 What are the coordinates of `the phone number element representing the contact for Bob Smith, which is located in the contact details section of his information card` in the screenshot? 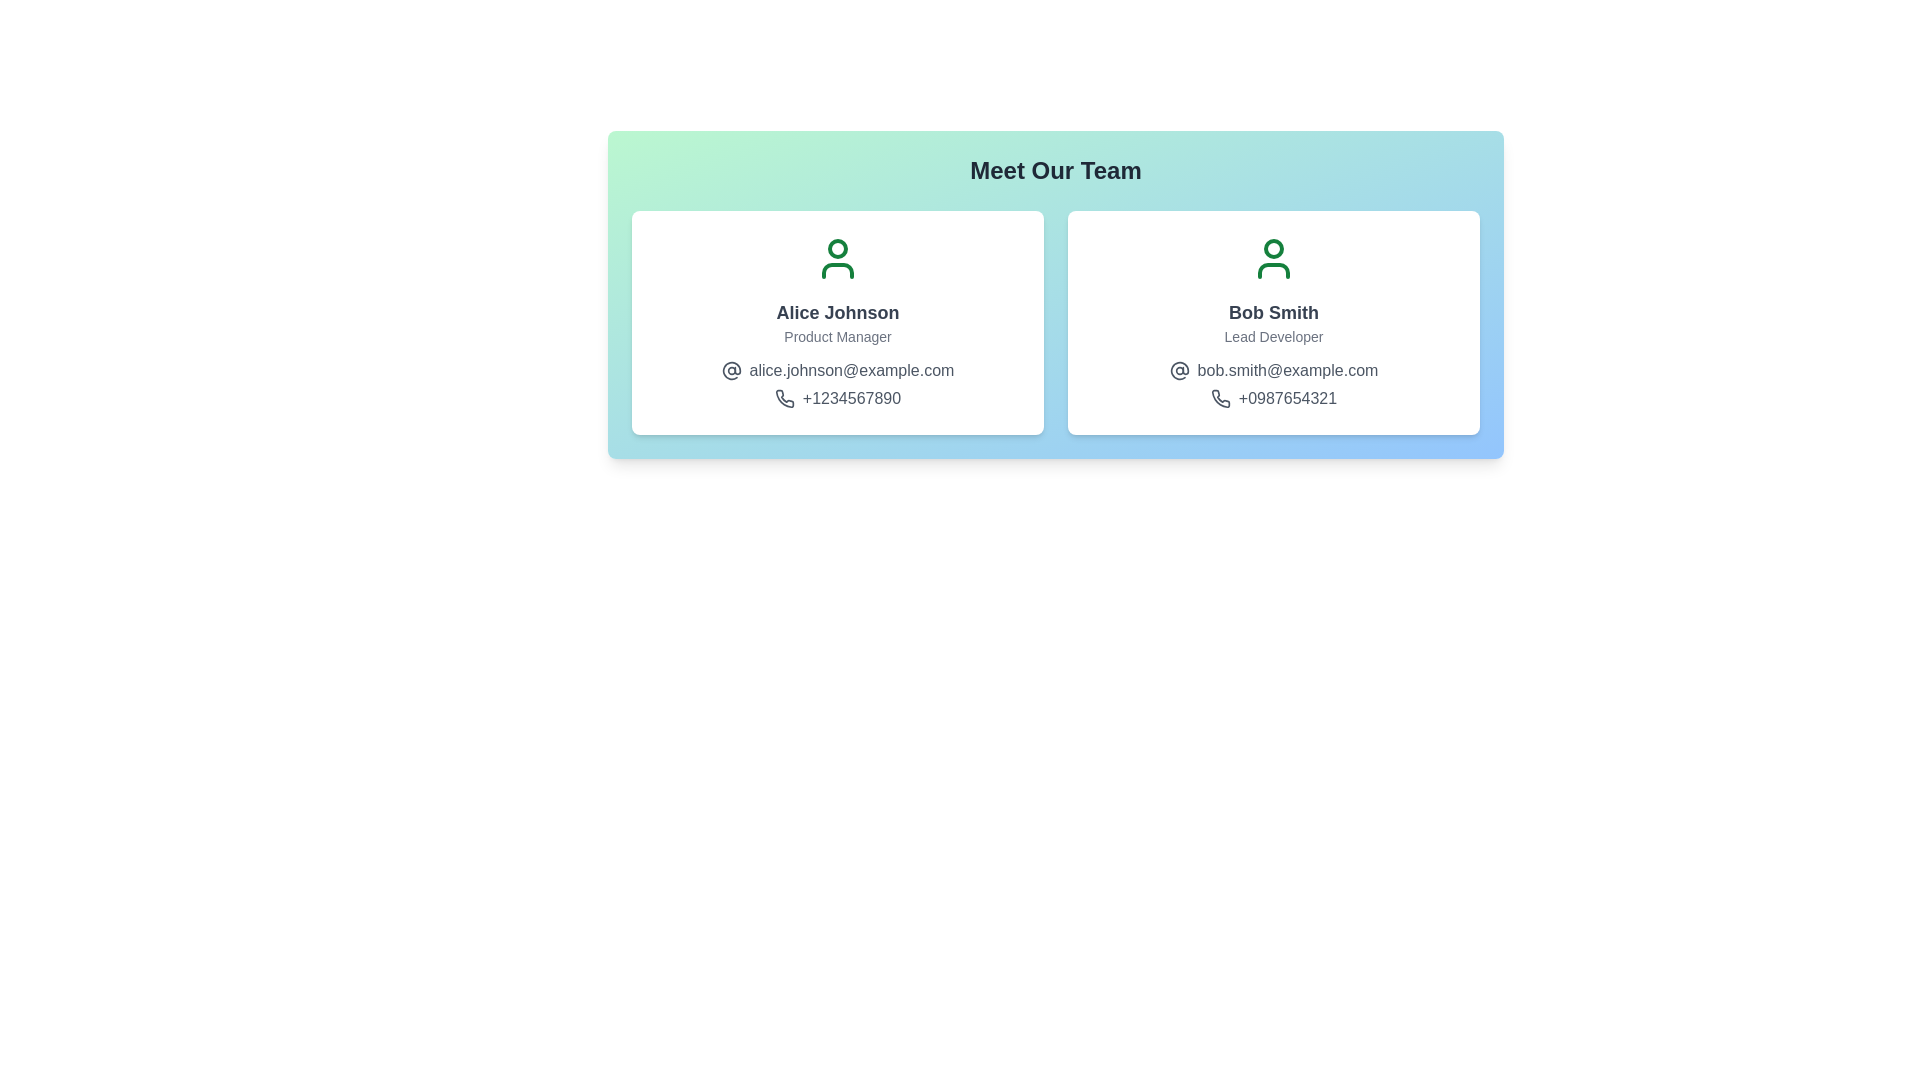 It's located at (1272, 398).